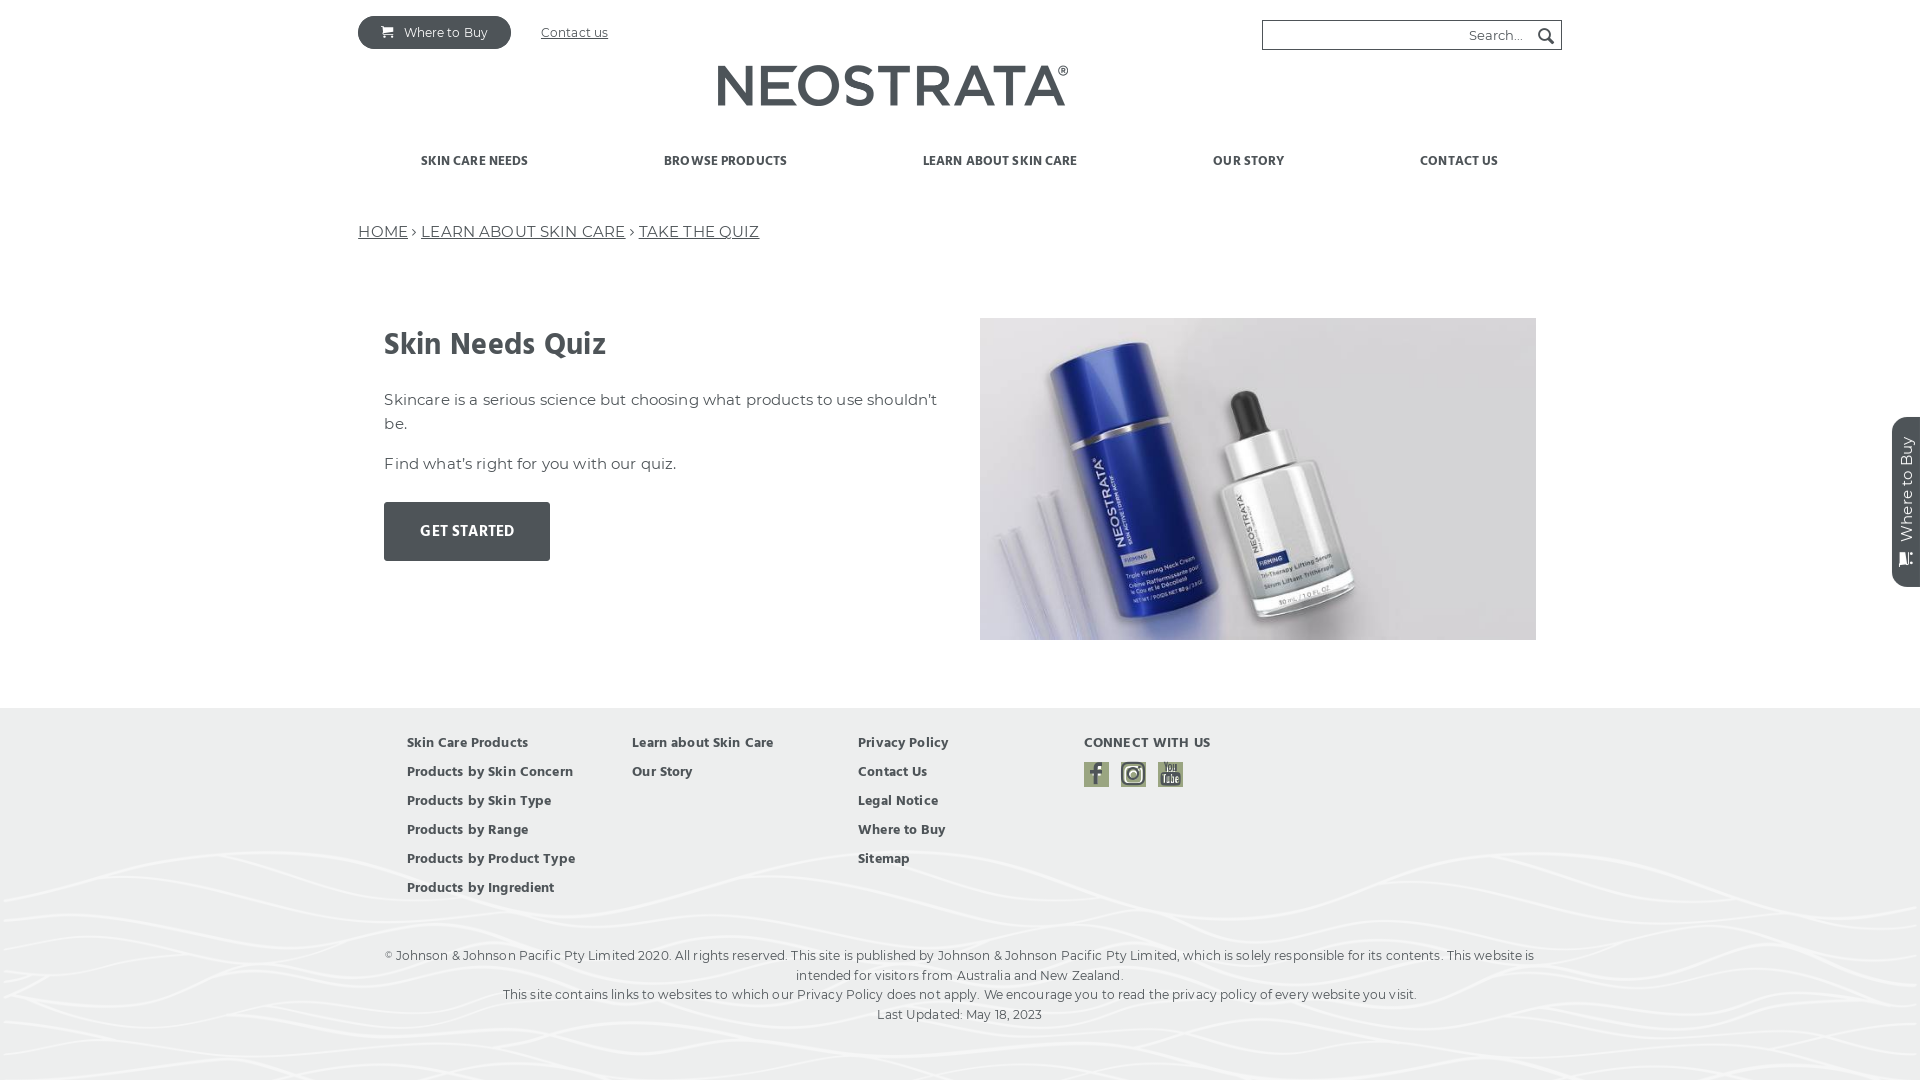 This screenshot has width=1920, height=1080. Describe the element at coordinates (433, 32) in the screenshot. I see `'Where to Buy'` at that location.